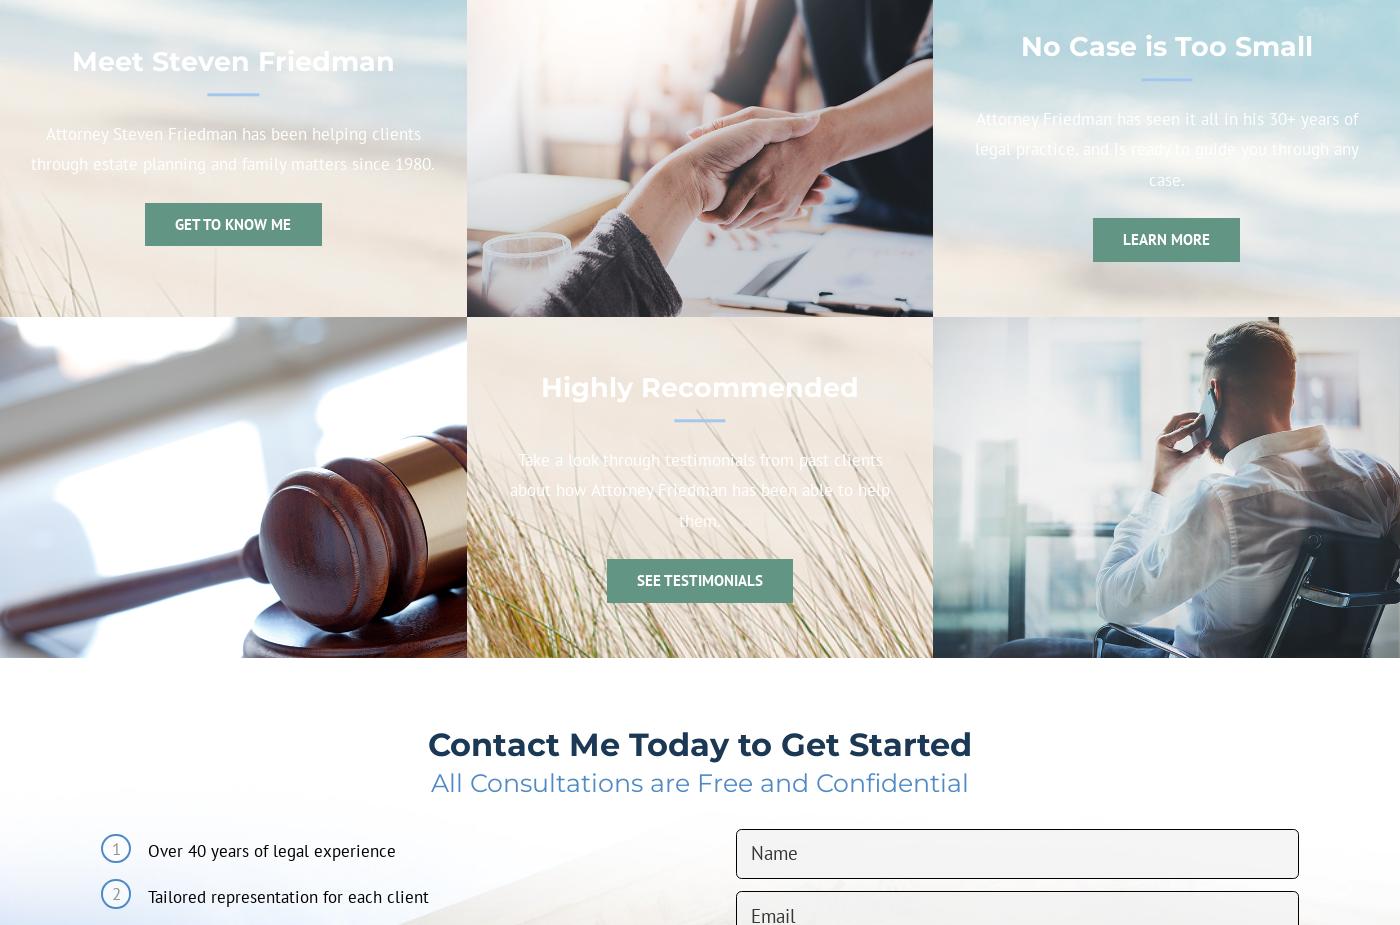 This screenshot has height=925, width=1400. Describe the element at coordinates (972, 148) in the screenshot. I see `'Attorney Friedman has seen it all in his 30+ years of legal practice, and
							 is ready to guide you through any case.'` at that location.